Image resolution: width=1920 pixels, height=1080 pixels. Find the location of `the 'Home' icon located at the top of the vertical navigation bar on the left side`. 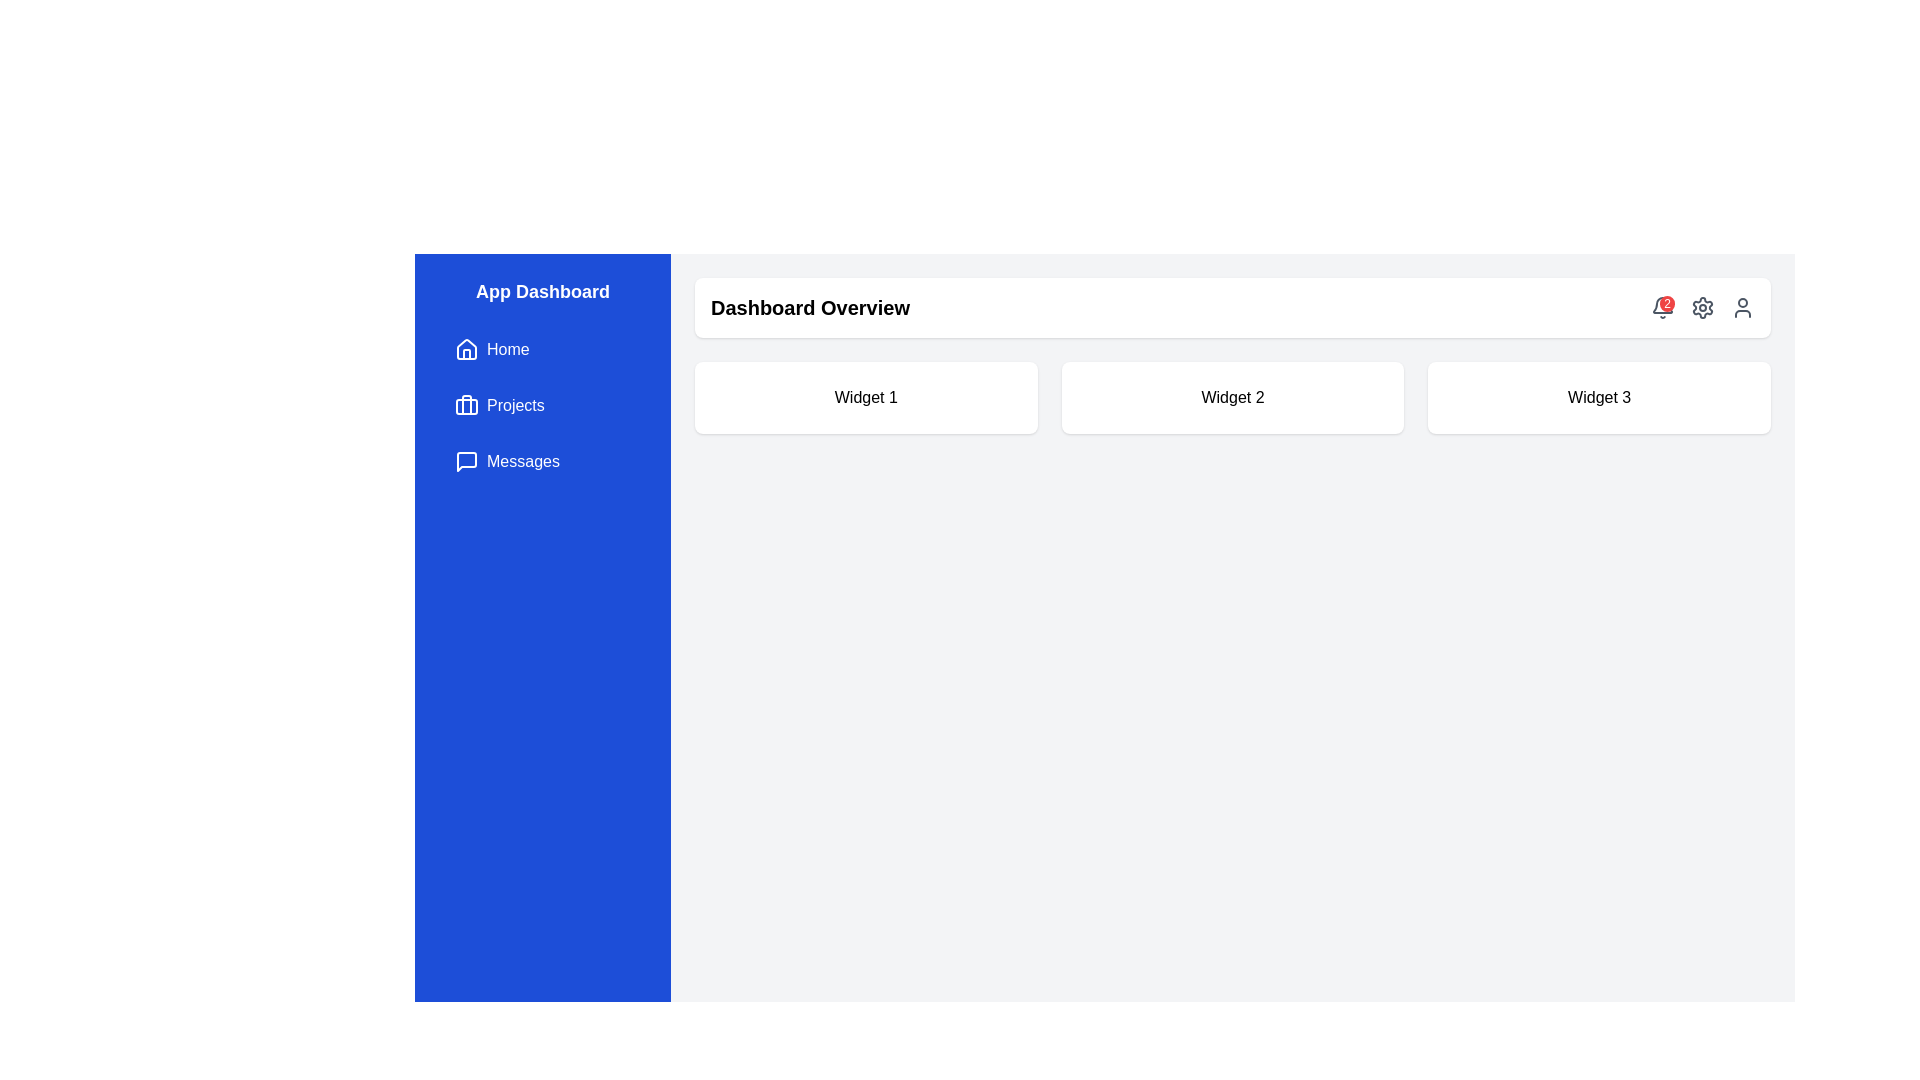

the 'Home' icon located at the top of the vertical navigation bar on the left side is located at coordinates (465, 347).